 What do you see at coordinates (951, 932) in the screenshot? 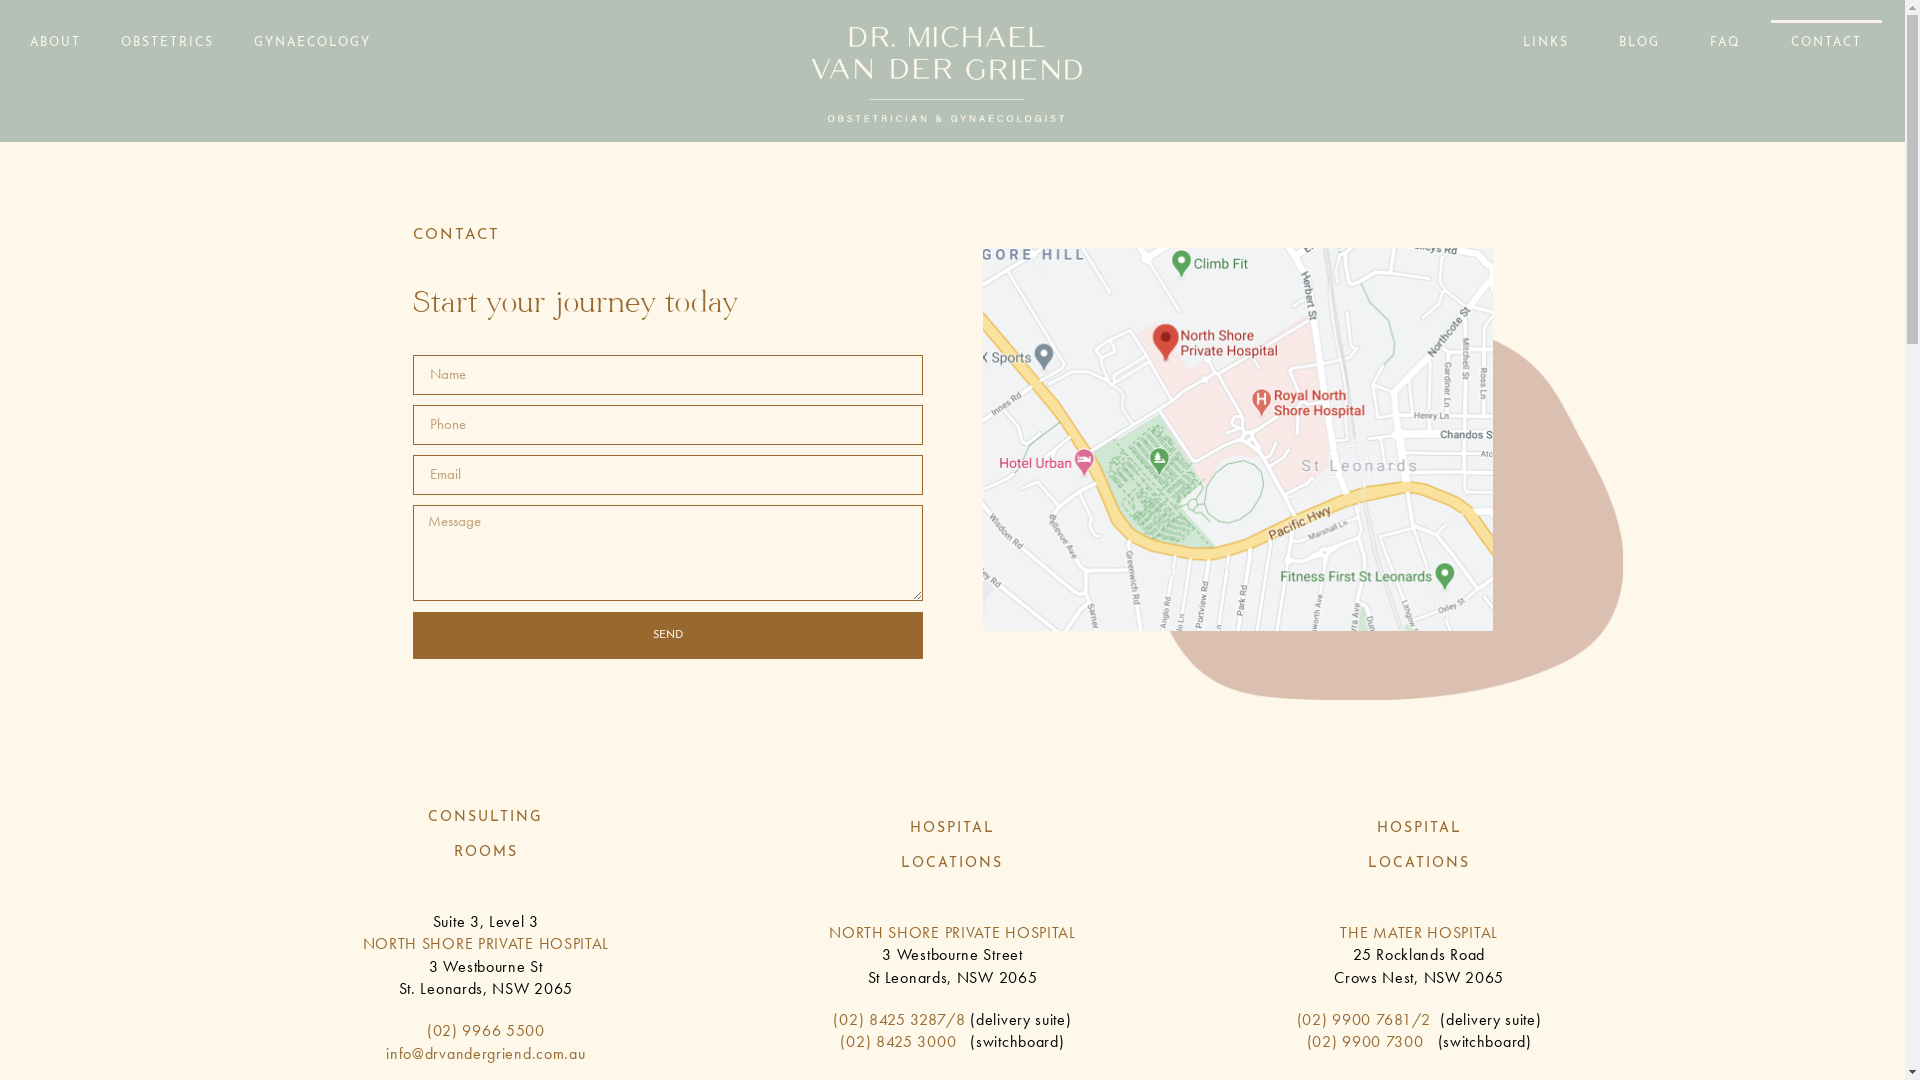
I see `'NORTH SHORE PRIVATE HOSPITAL'` at bounding box center [951, 932].